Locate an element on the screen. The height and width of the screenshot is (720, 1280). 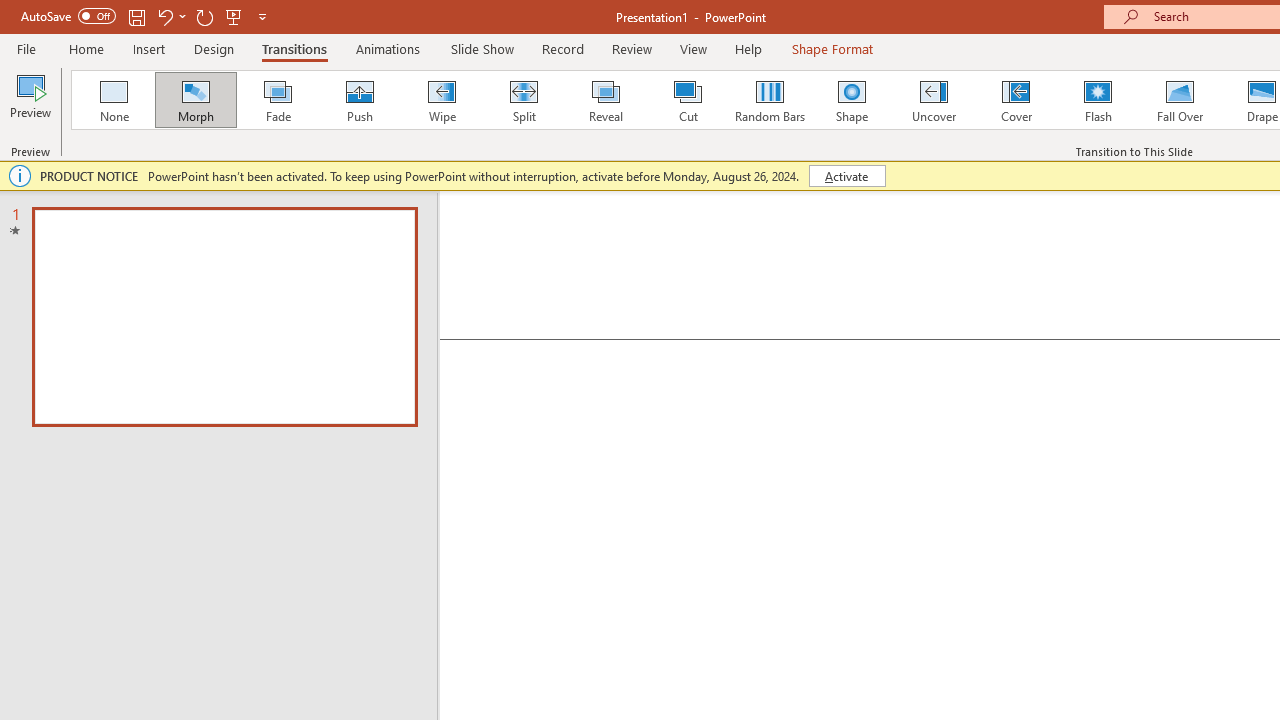
'Uncover' is located at coordinates (933, 100).